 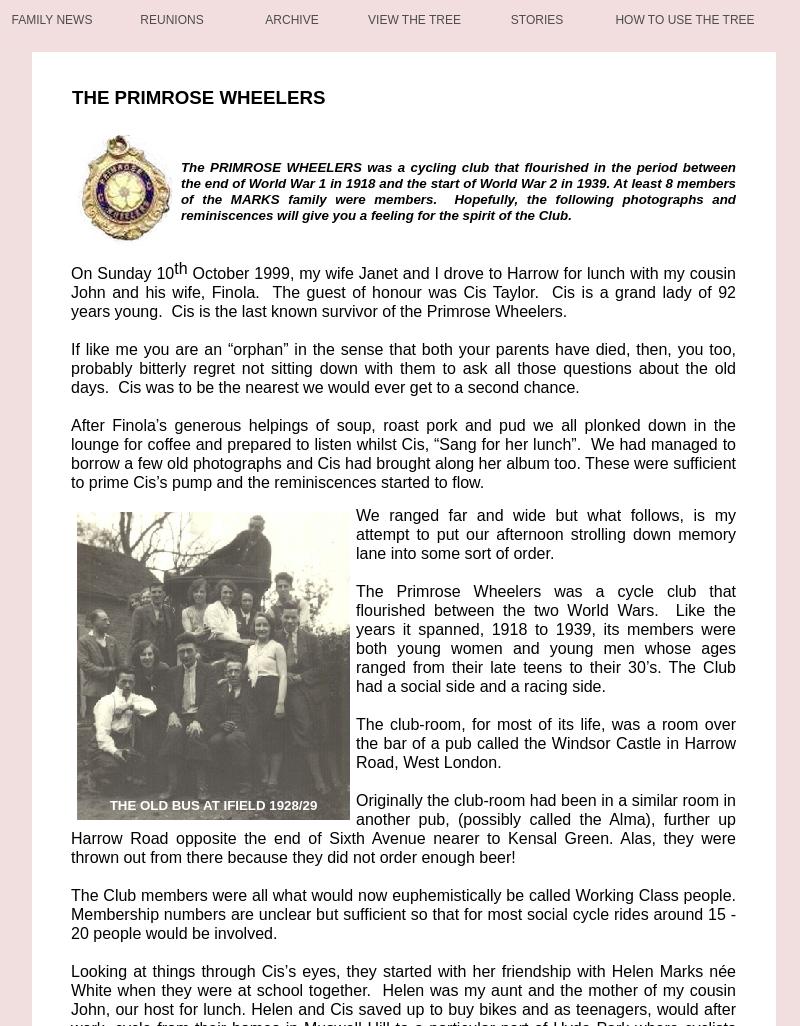 I want to click on 'room had been in a similar room in another pub, (possibly called the Alma), further up Harrow Road opposite the end of Sixth Avenue nearer to Kensal Green. Alas, they were thrown out from there because they did not order enough beer!', so click(x=70, y=829).